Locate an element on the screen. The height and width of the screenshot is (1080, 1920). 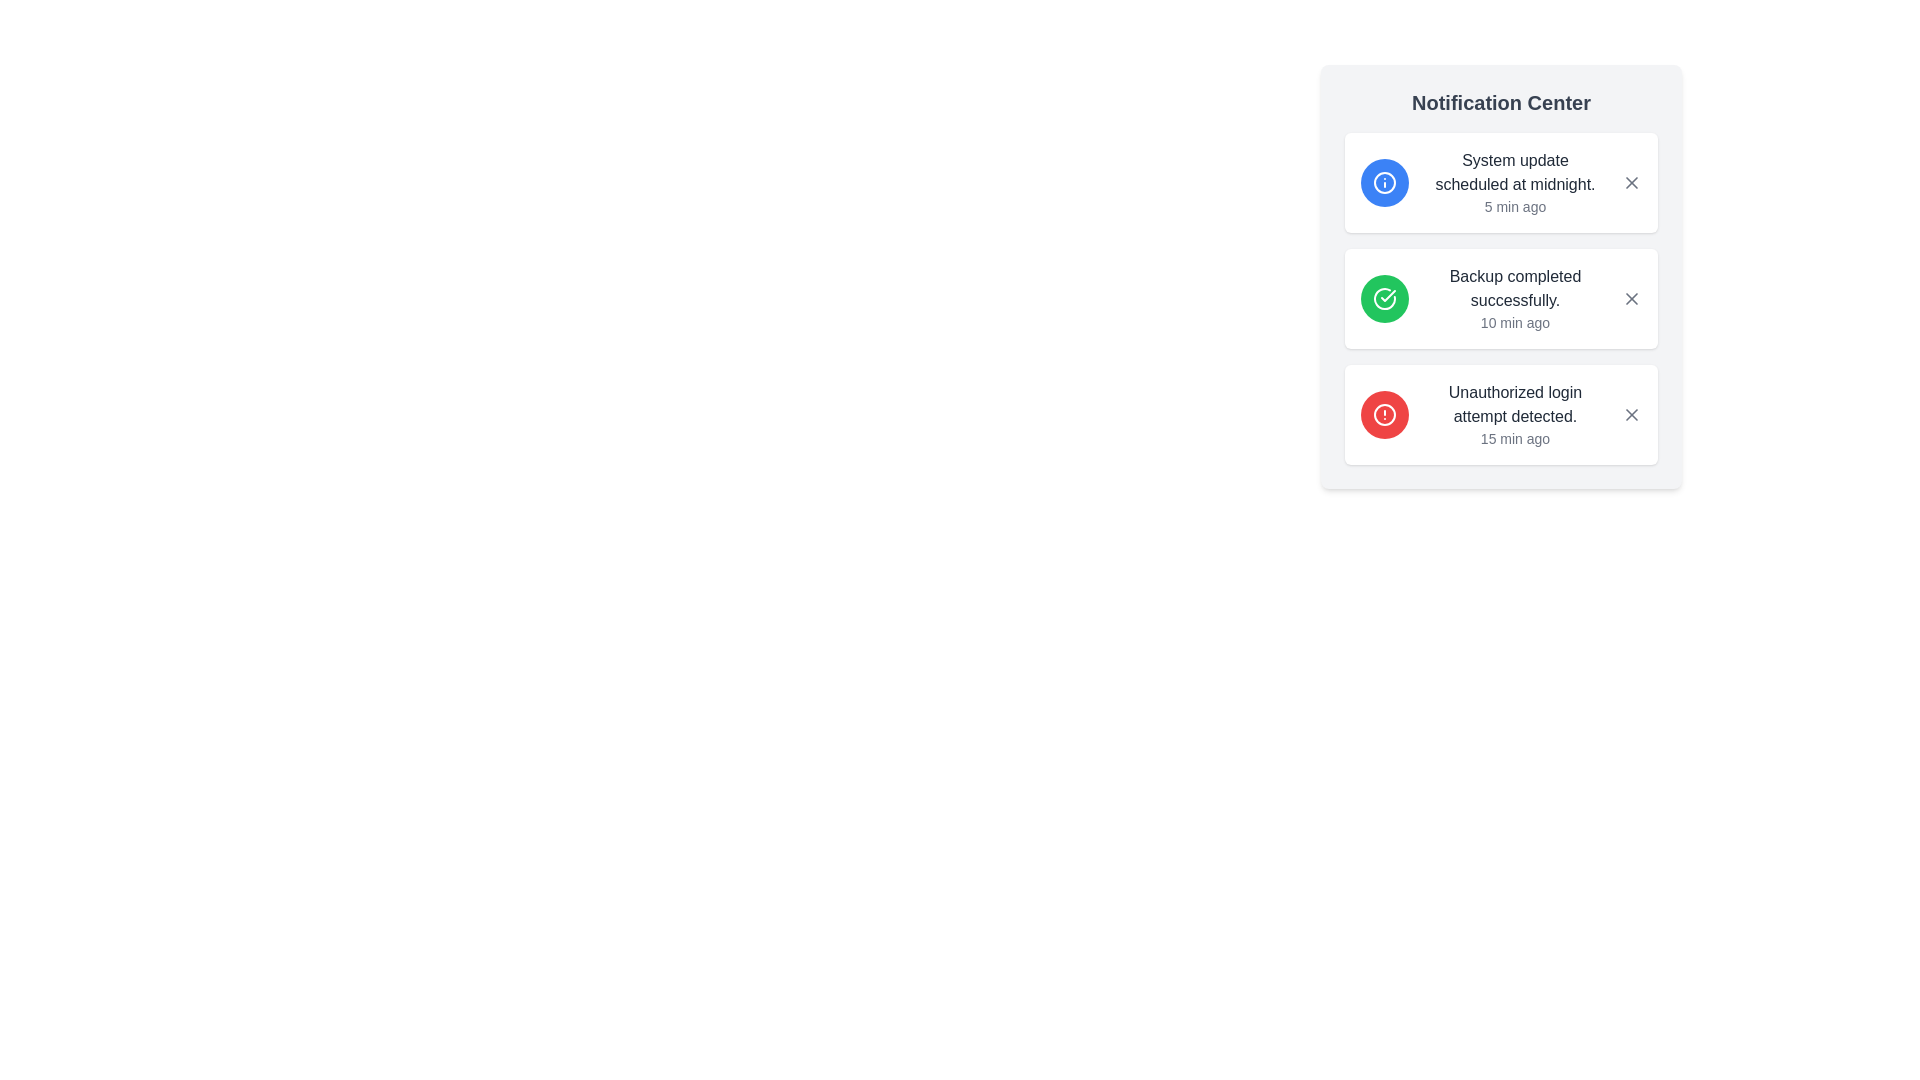
the static text label displaying the time indicator '5 min ago', which is styled in gray and positioned under the primary notification message in the Notification Center is located at coordinates (1515, 207).